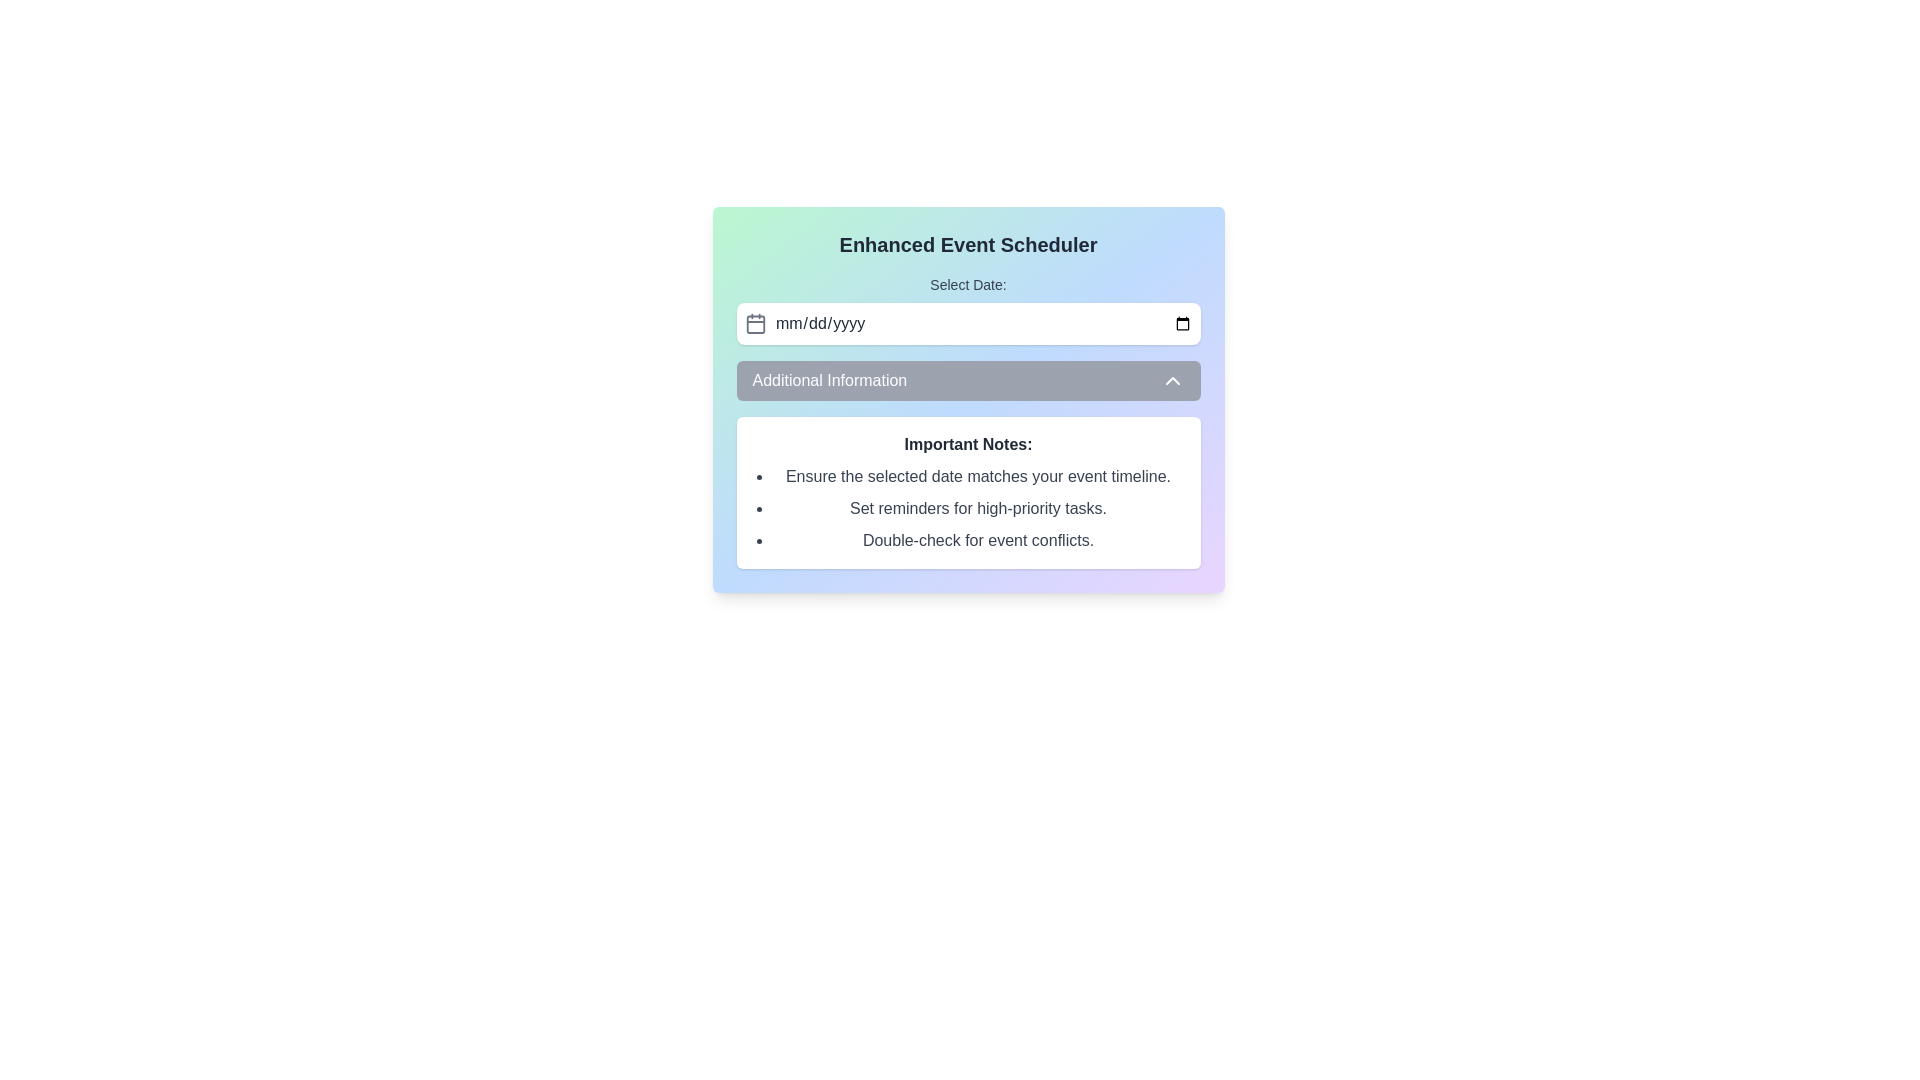  What do you see at coordinates (968, 508) in the screenshot?
I see `the bulleted text list containing three entries about event reminders and conflicts, located below the 'Important Notes:' heading` at bounding box center [968, 508].